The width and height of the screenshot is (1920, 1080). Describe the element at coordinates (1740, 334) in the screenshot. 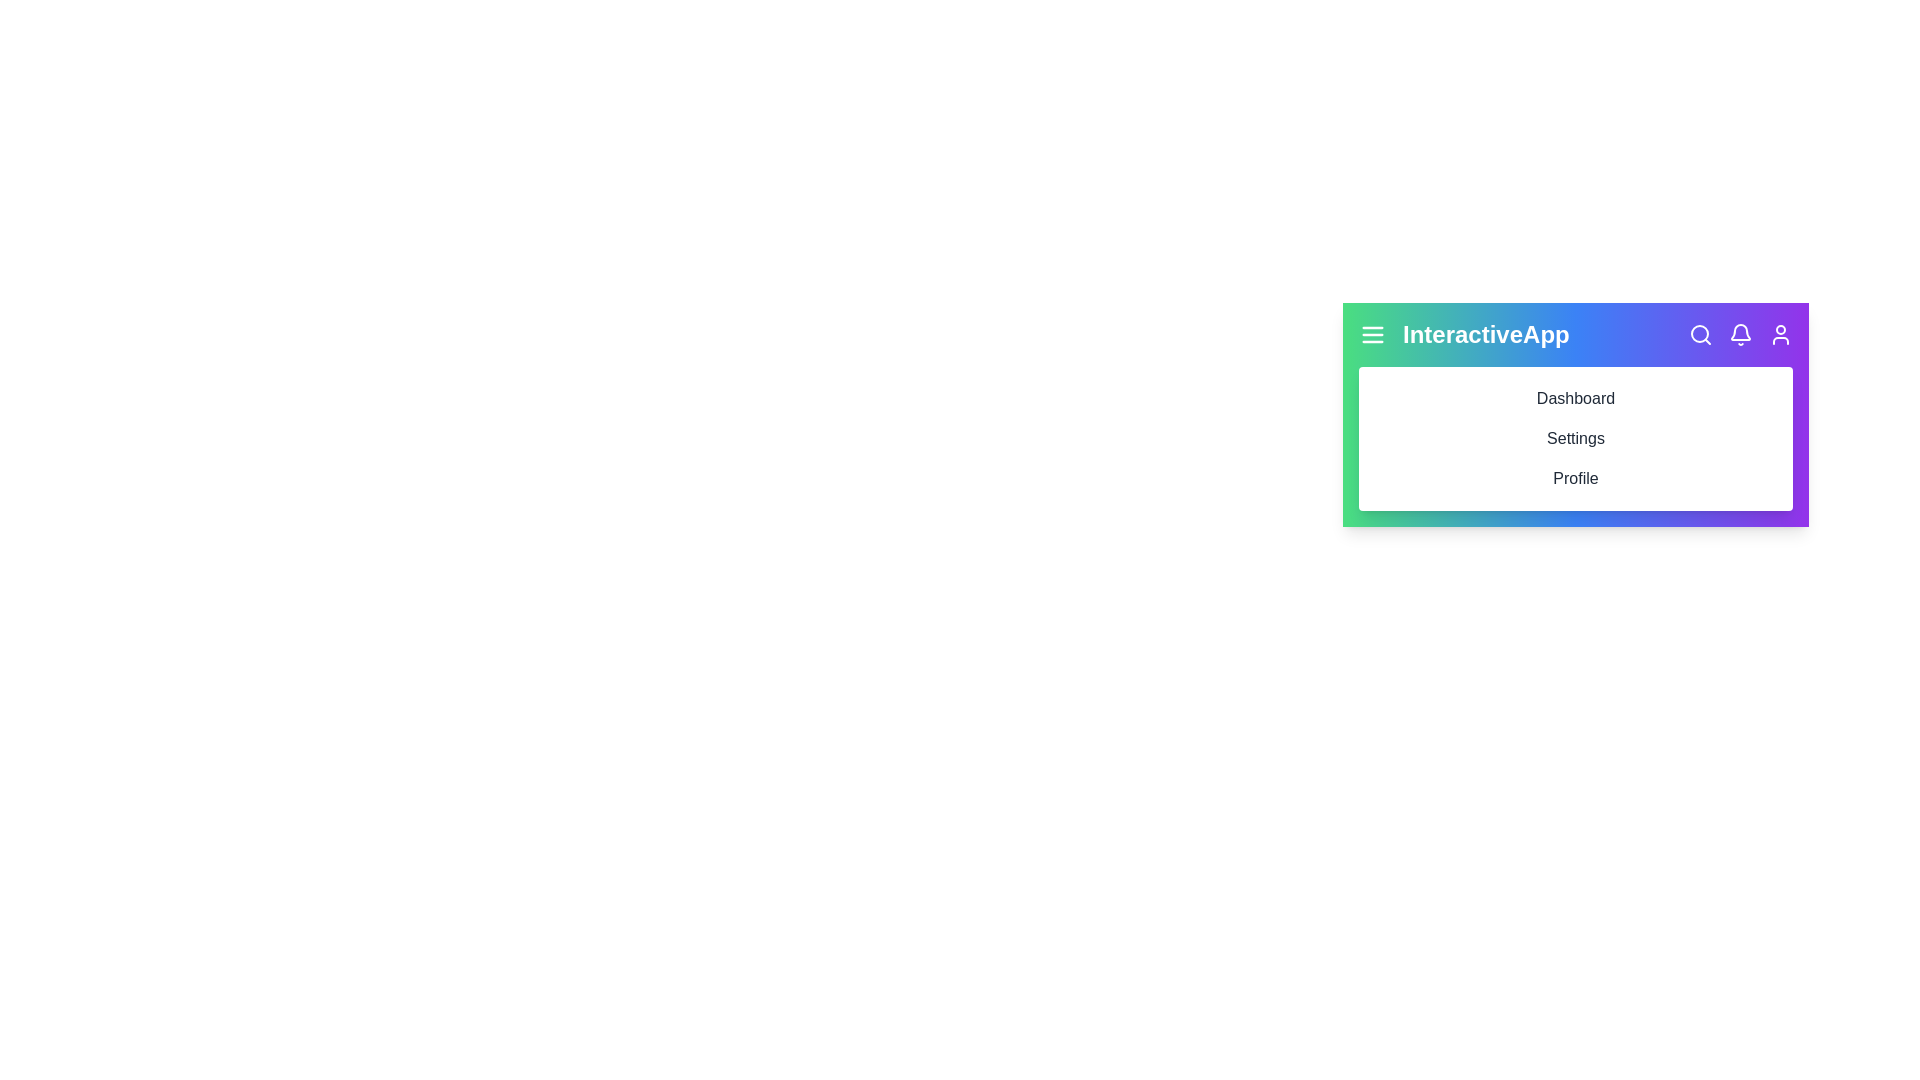

I see `the bell icon to access the notification section` at that location.